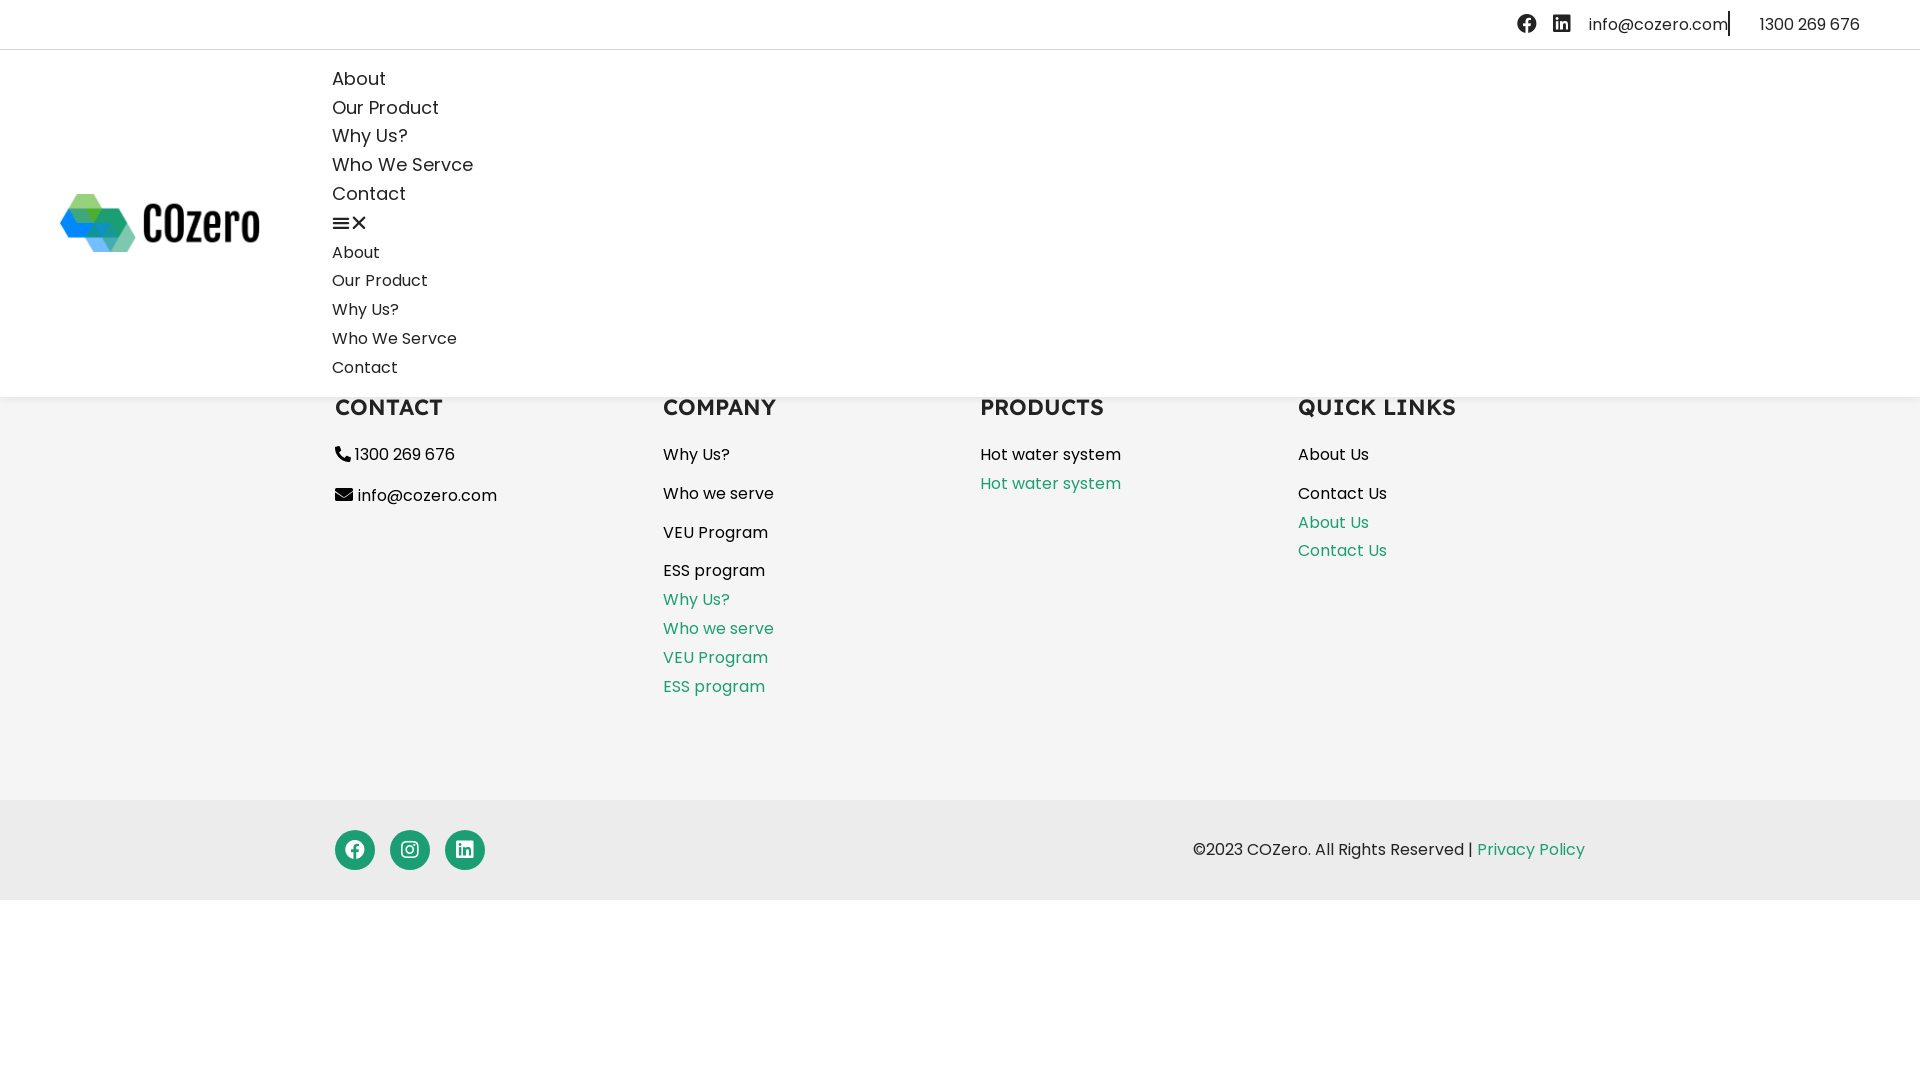 The height and width of the screenshot is (1080, 1920). What do you see at coordinates (365, 309) in the screenshot?
I see `'Why Us?'` at bounding box center [365, 309].